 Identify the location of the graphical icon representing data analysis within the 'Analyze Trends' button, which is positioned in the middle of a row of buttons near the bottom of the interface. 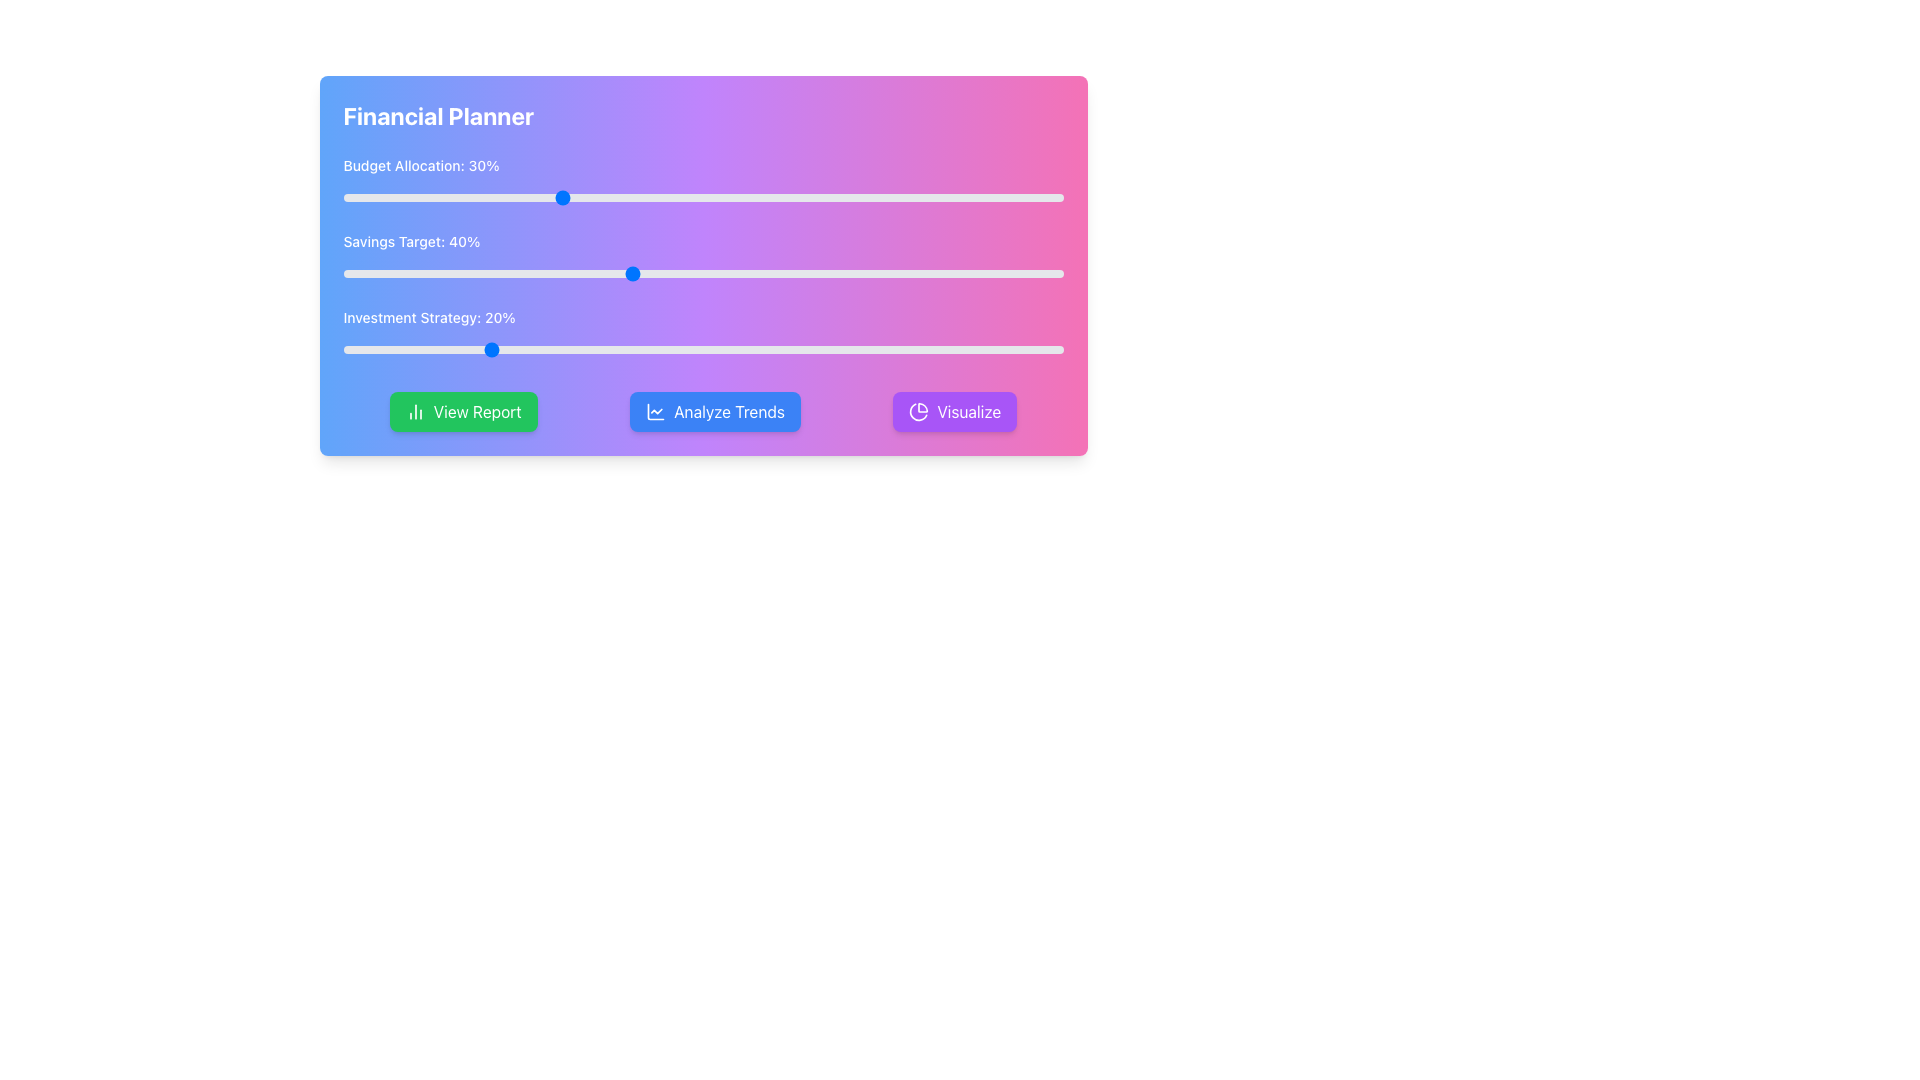
(656, 411).